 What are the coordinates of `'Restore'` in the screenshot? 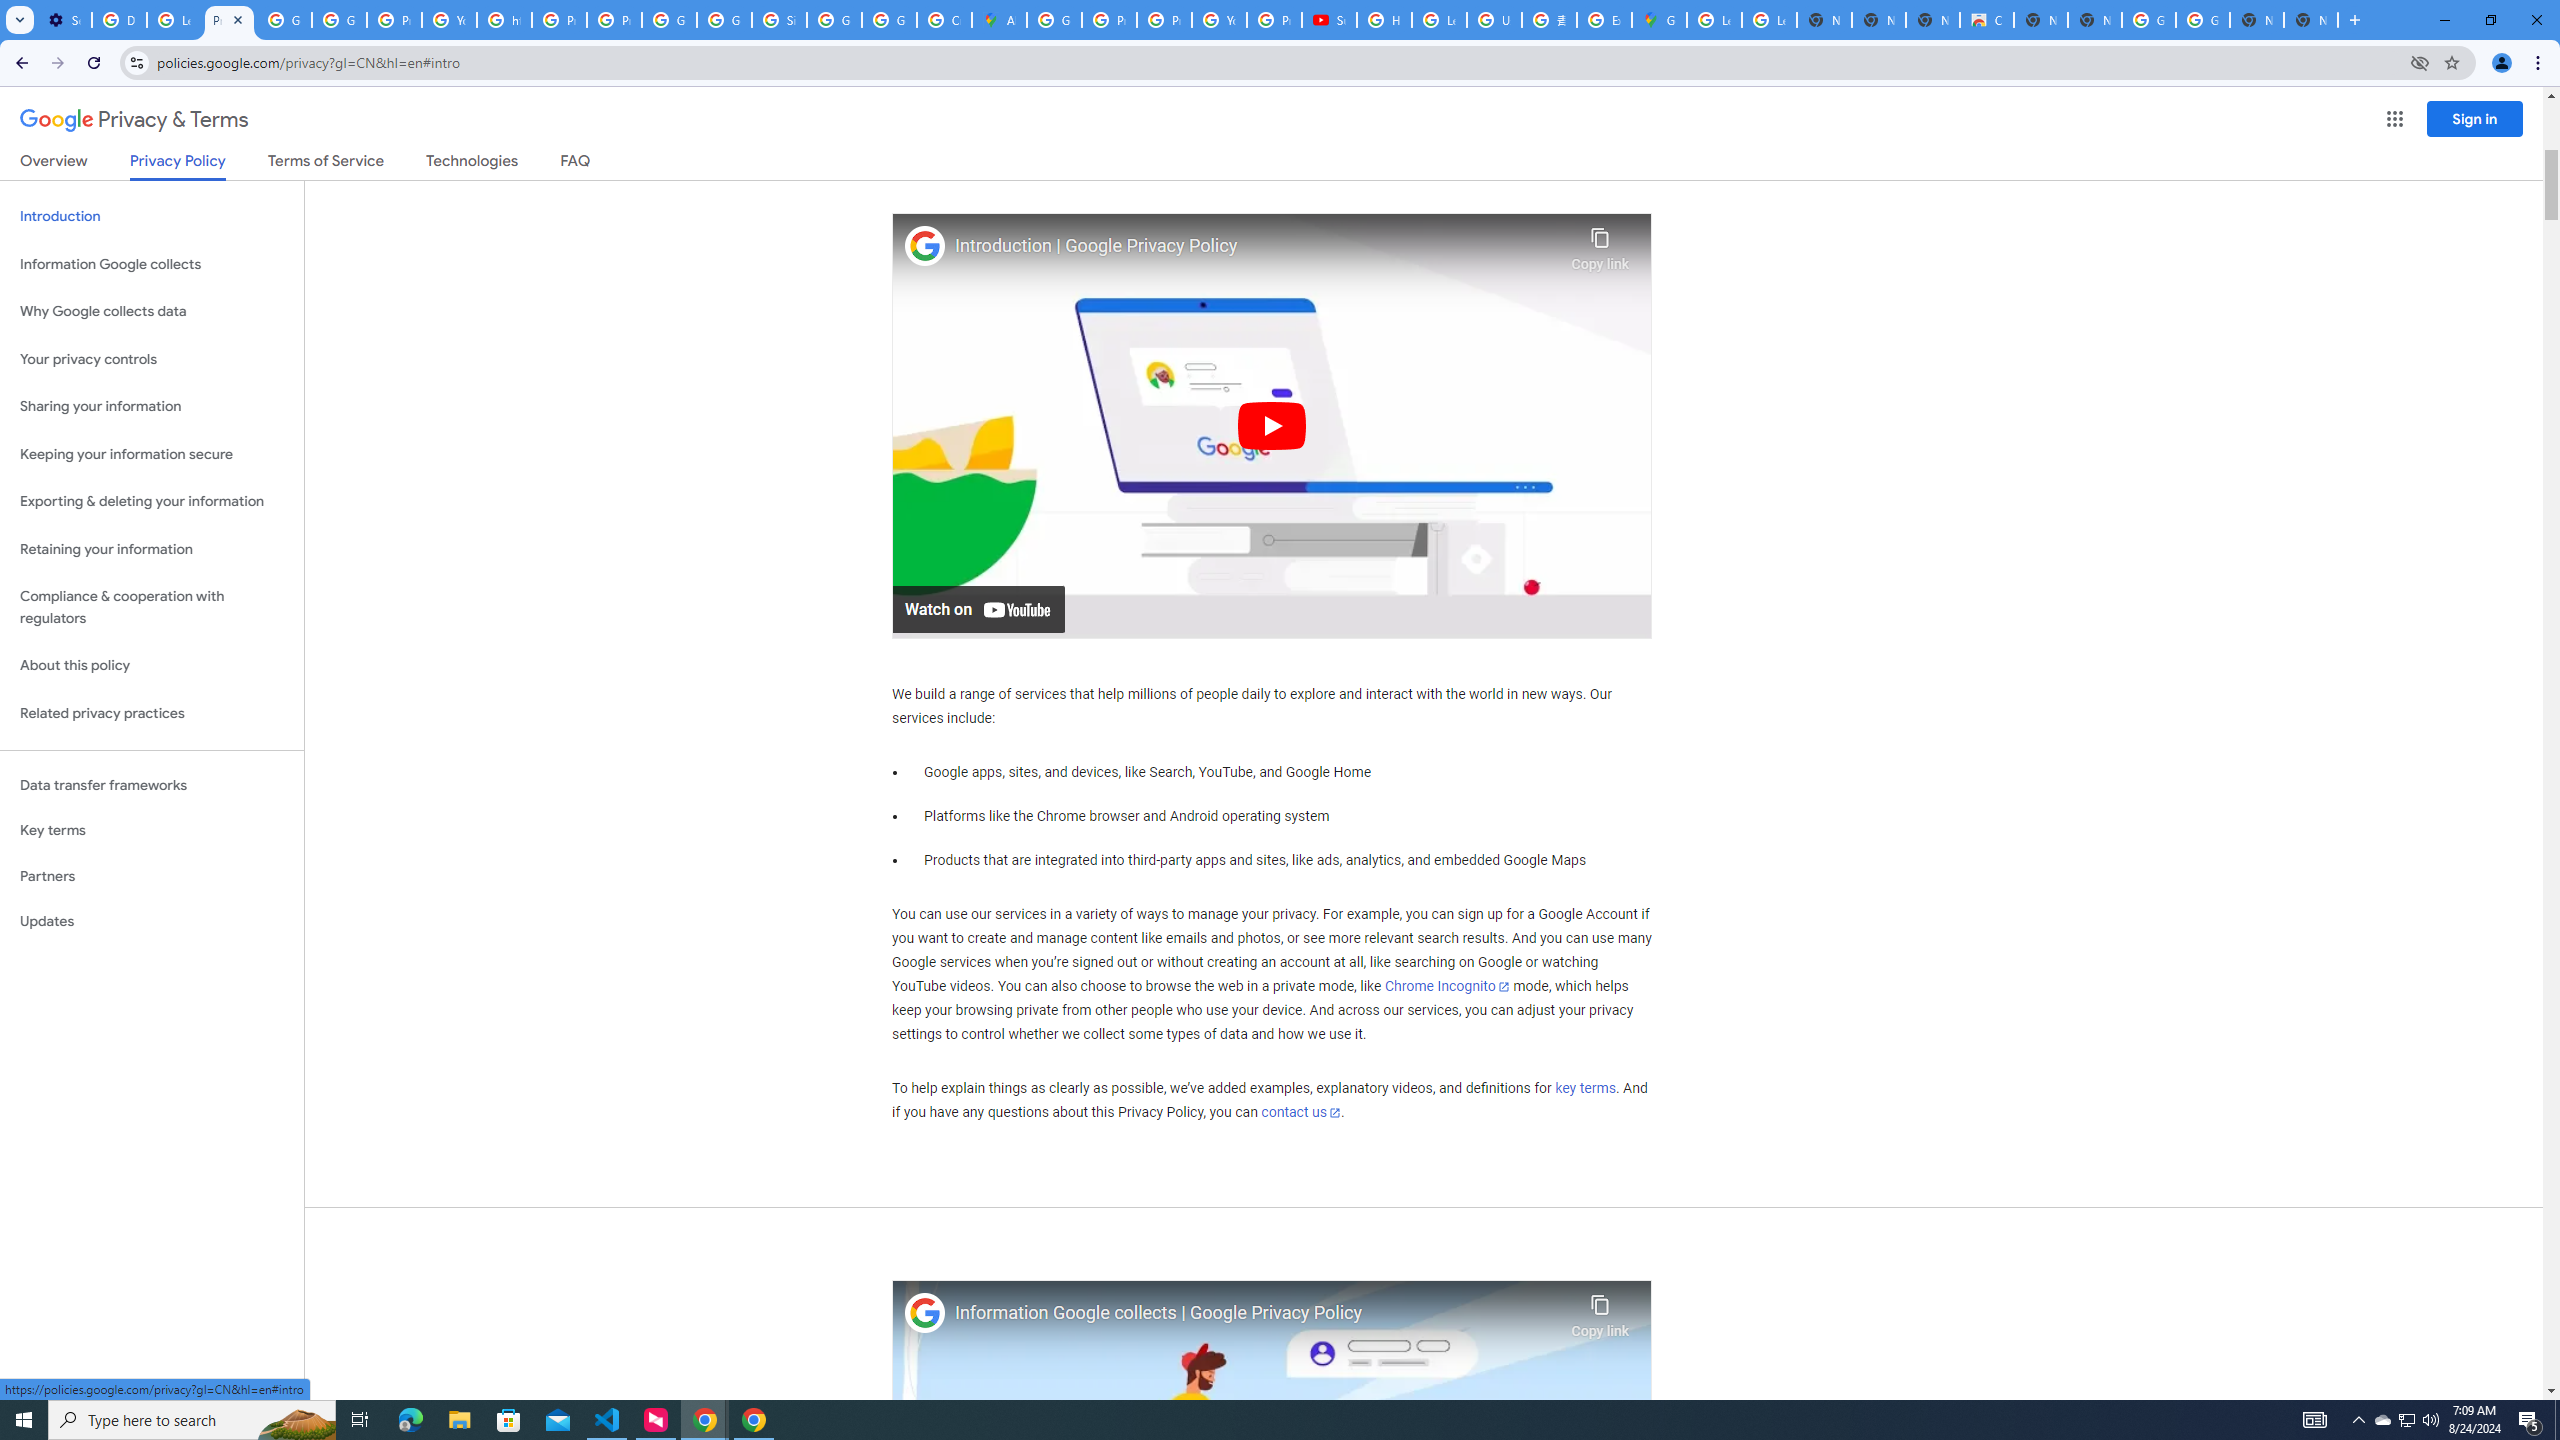 It's located at (2490, 19).